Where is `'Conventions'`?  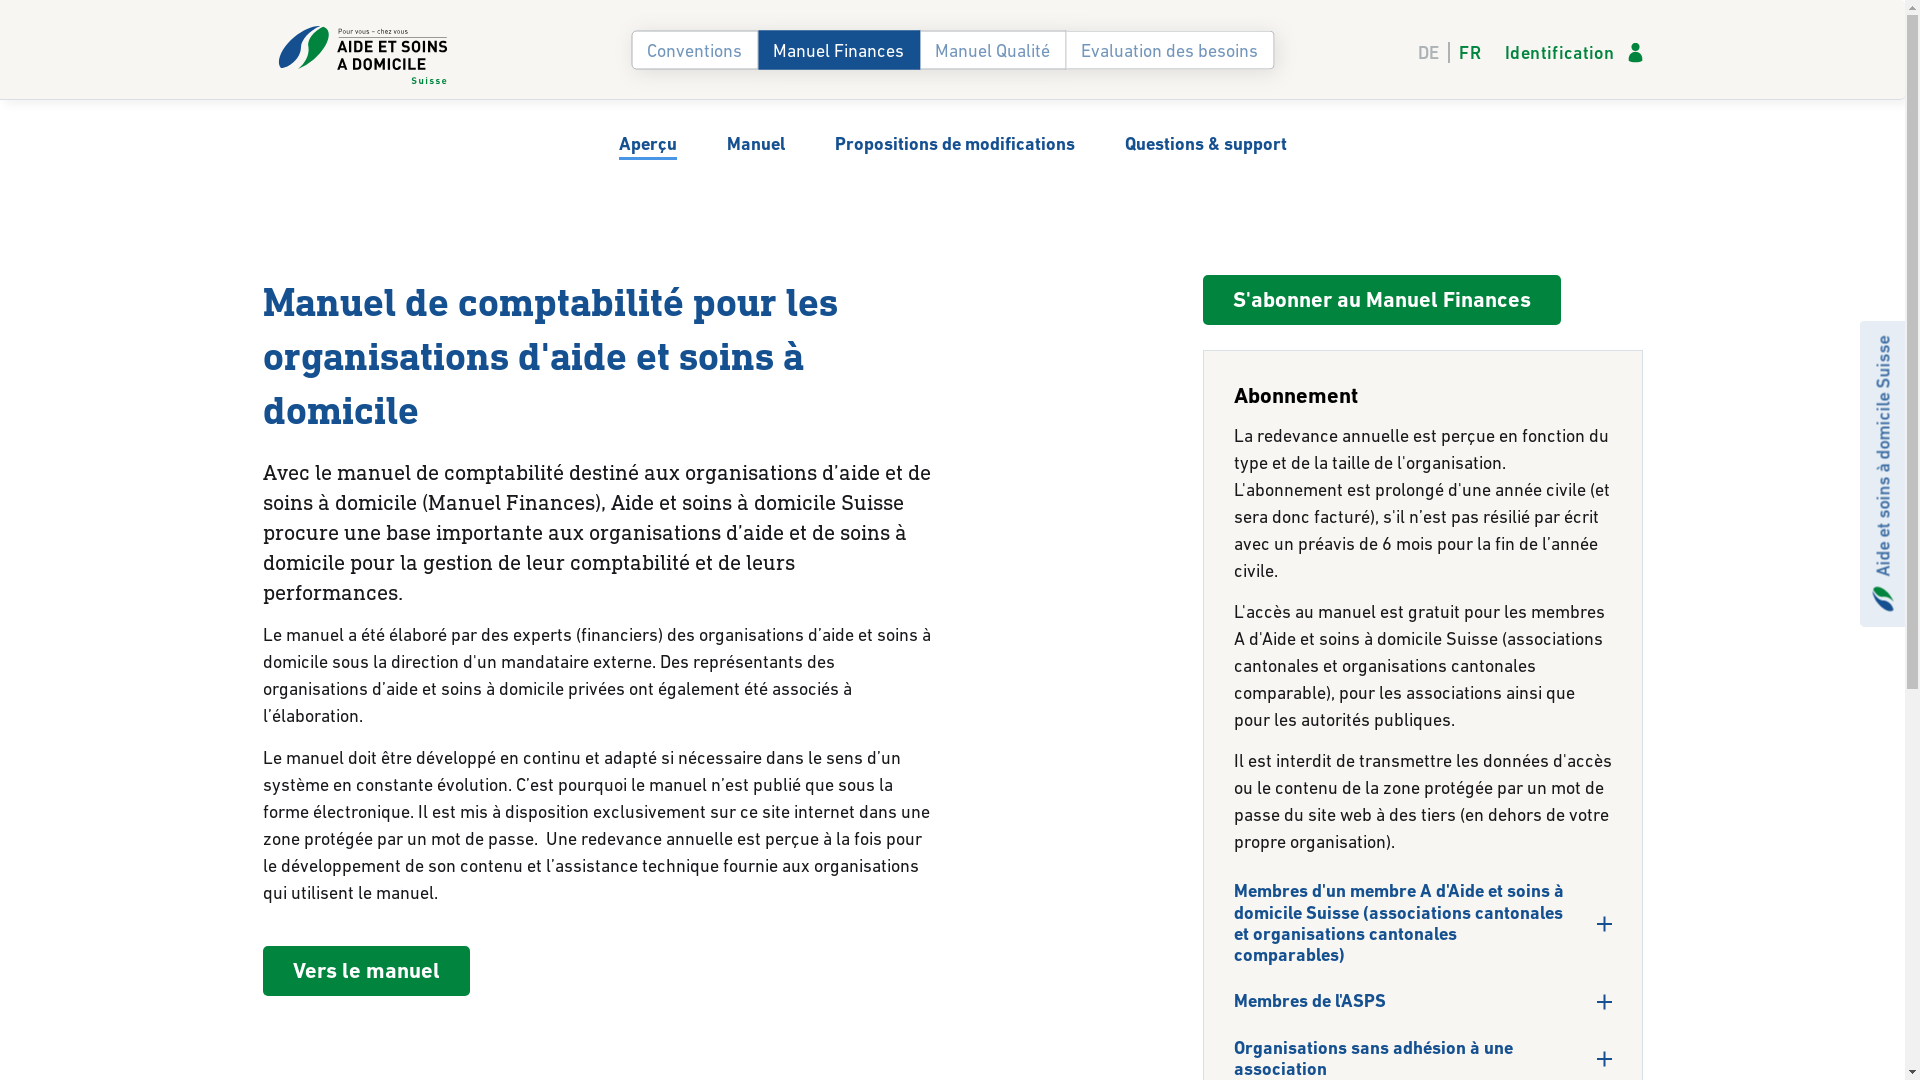 'Conventions' is located at coordinates (694, 48).